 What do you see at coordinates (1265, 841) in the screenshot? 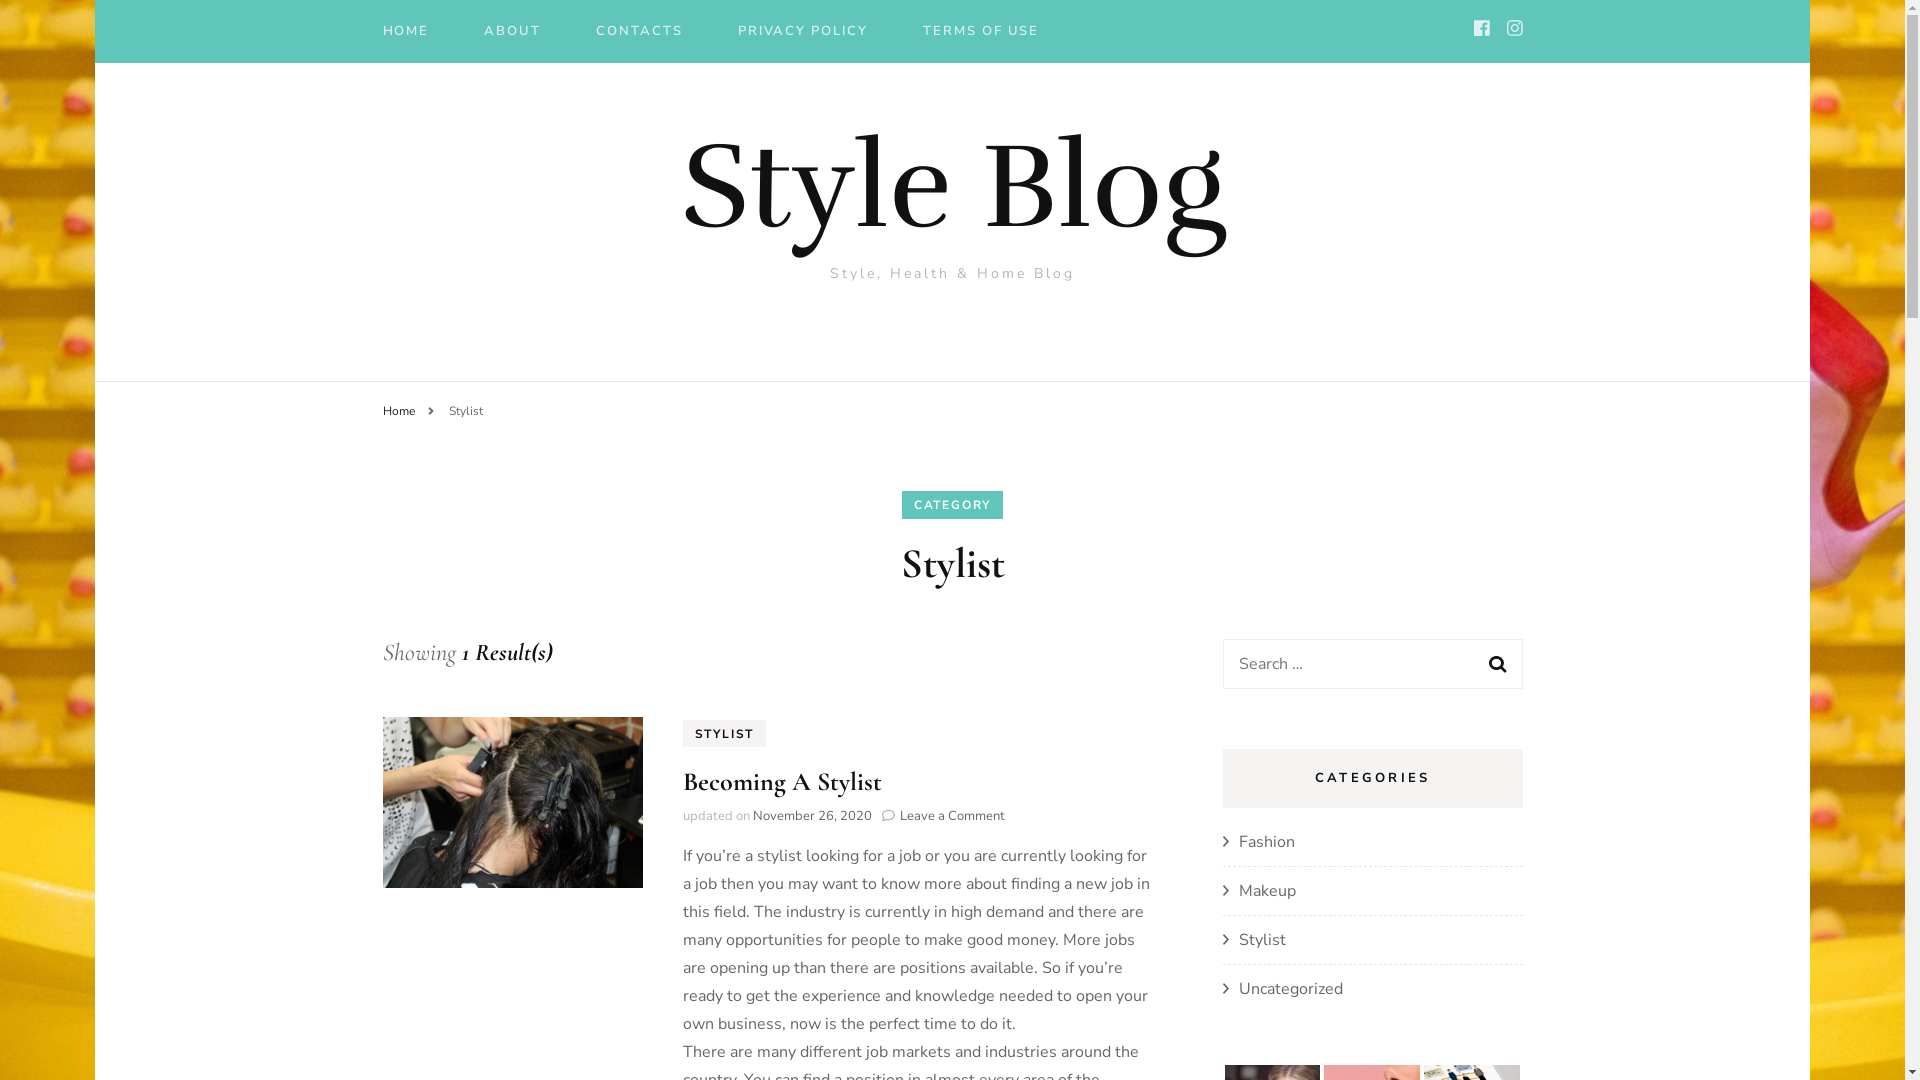
I see `'Fashion'` at bounding box center [1265, 841].